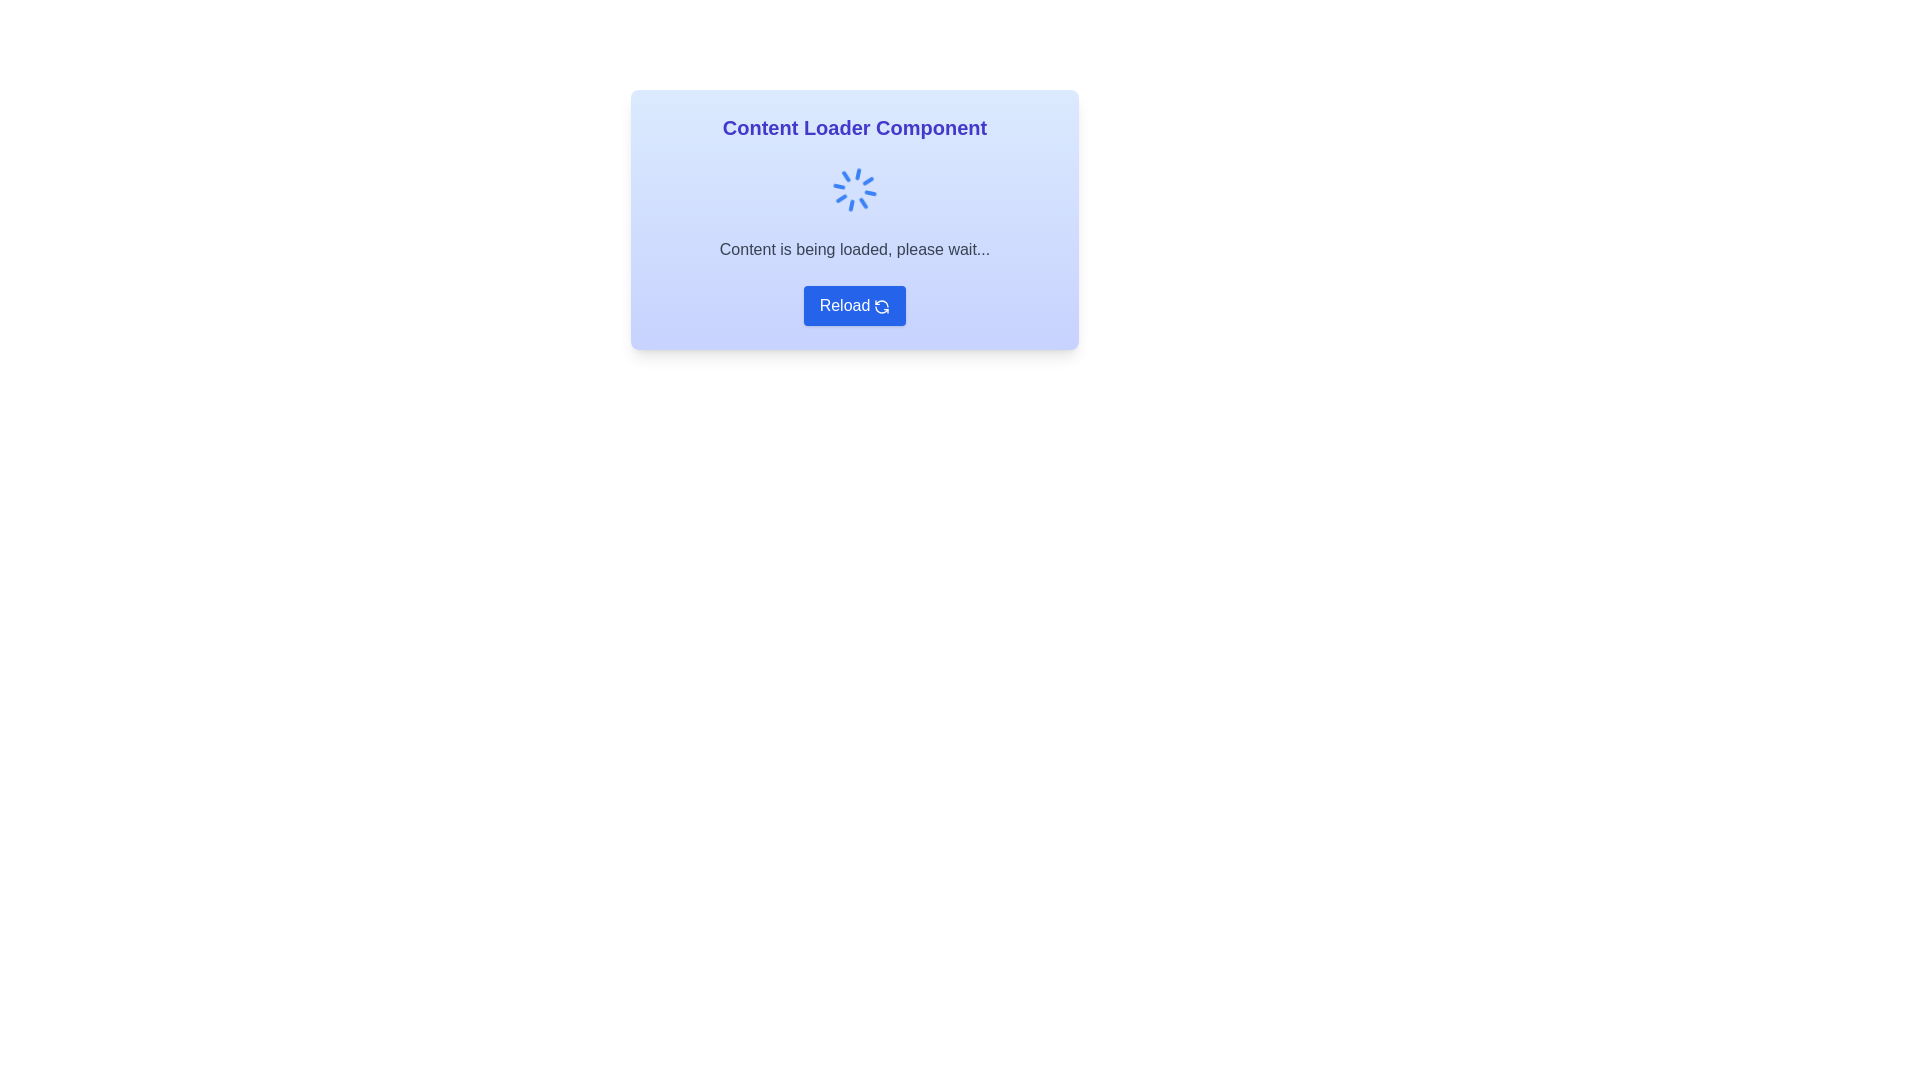 The width and height of the screenshot is (1920, 1080). Describe the element at coordinates (854, 305) in the screenshot. I see `the 'Reload' button with a blue background and white text, located below the loading message, to initiate content reload` at that location.